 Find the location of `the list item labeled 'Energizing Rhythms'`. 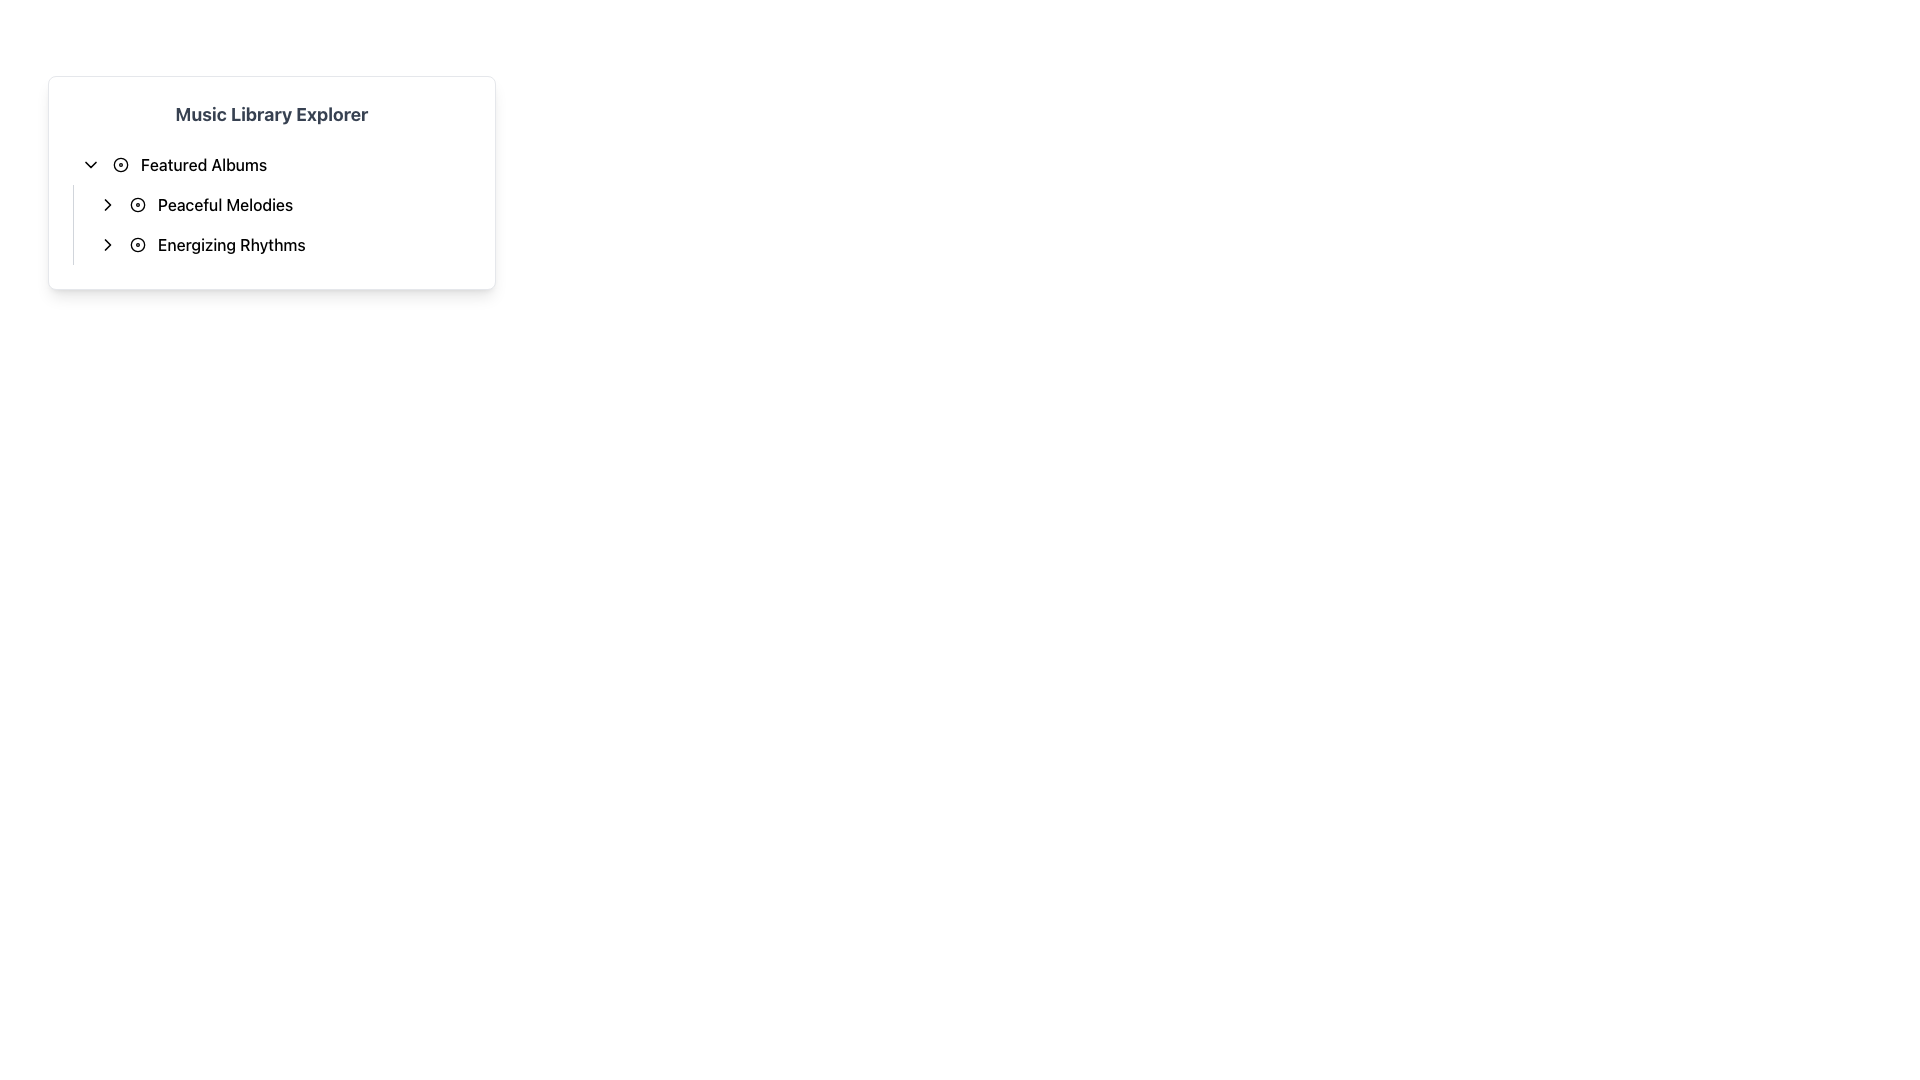

the list item labeled 'Energizing Rhythms' is located at coordinates (279, 244).